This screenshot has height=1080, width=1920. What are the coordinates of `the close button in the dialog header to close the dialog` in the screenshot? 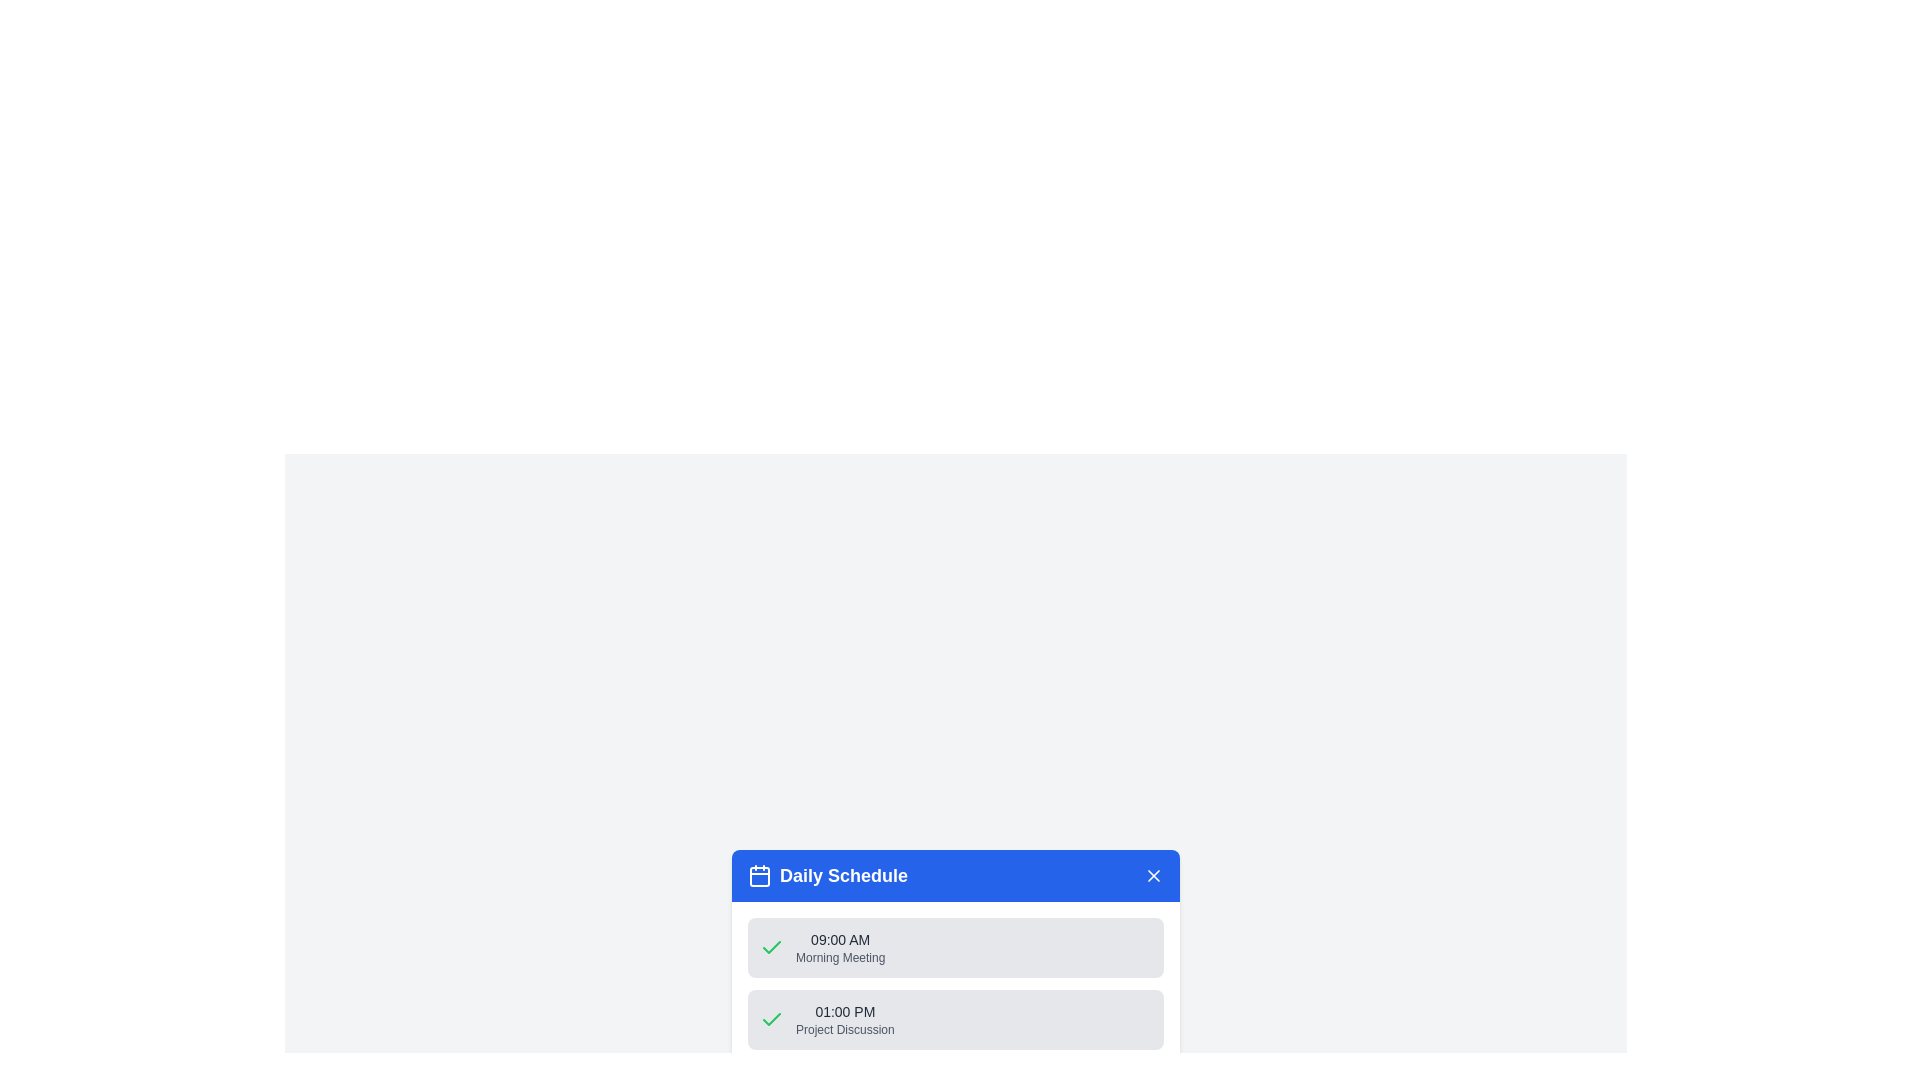 It's located at (1153, 874).